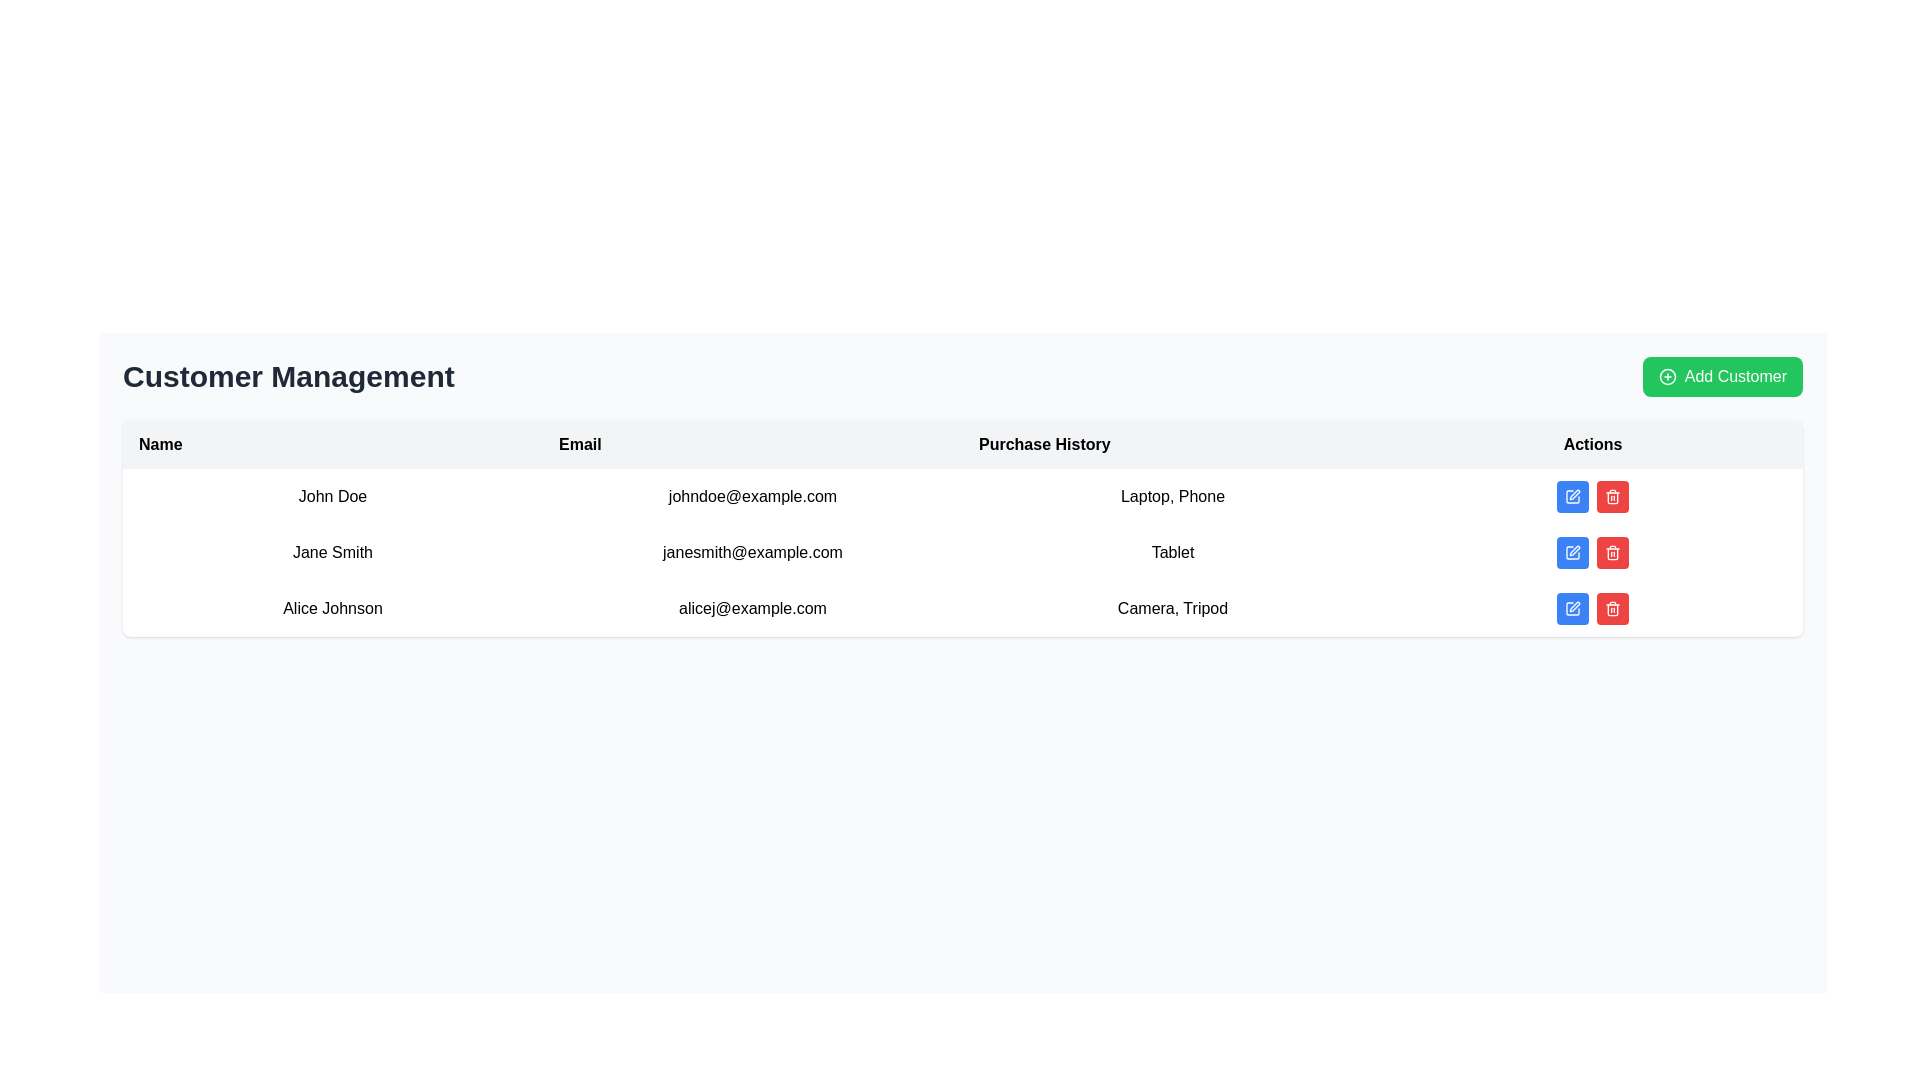 This screenshot has height=1080, width=1920. Describe the element at coordinates (1172, 552) in the screenshot. I see `the Text label displaying the purchase item 'Tablet' for user 'Jane Smith' in the 'Purchase History' column` at that location.